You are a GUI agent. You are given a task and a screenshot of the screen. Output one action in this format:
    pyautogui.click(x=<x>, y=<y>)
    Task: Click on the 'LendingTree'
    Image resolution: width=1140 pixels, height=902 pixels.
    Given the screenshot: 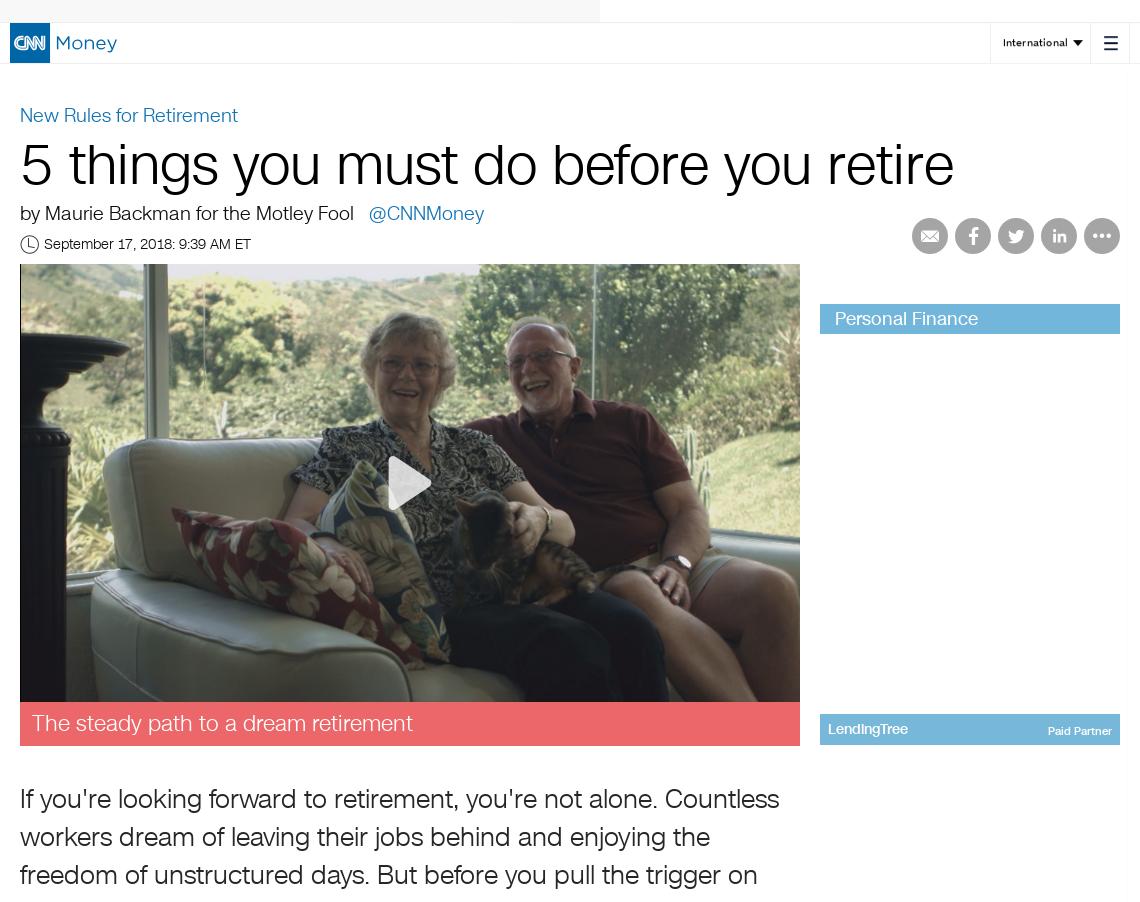 What is the action you would take?
    pyautogui.click(x=867, y=729)
    